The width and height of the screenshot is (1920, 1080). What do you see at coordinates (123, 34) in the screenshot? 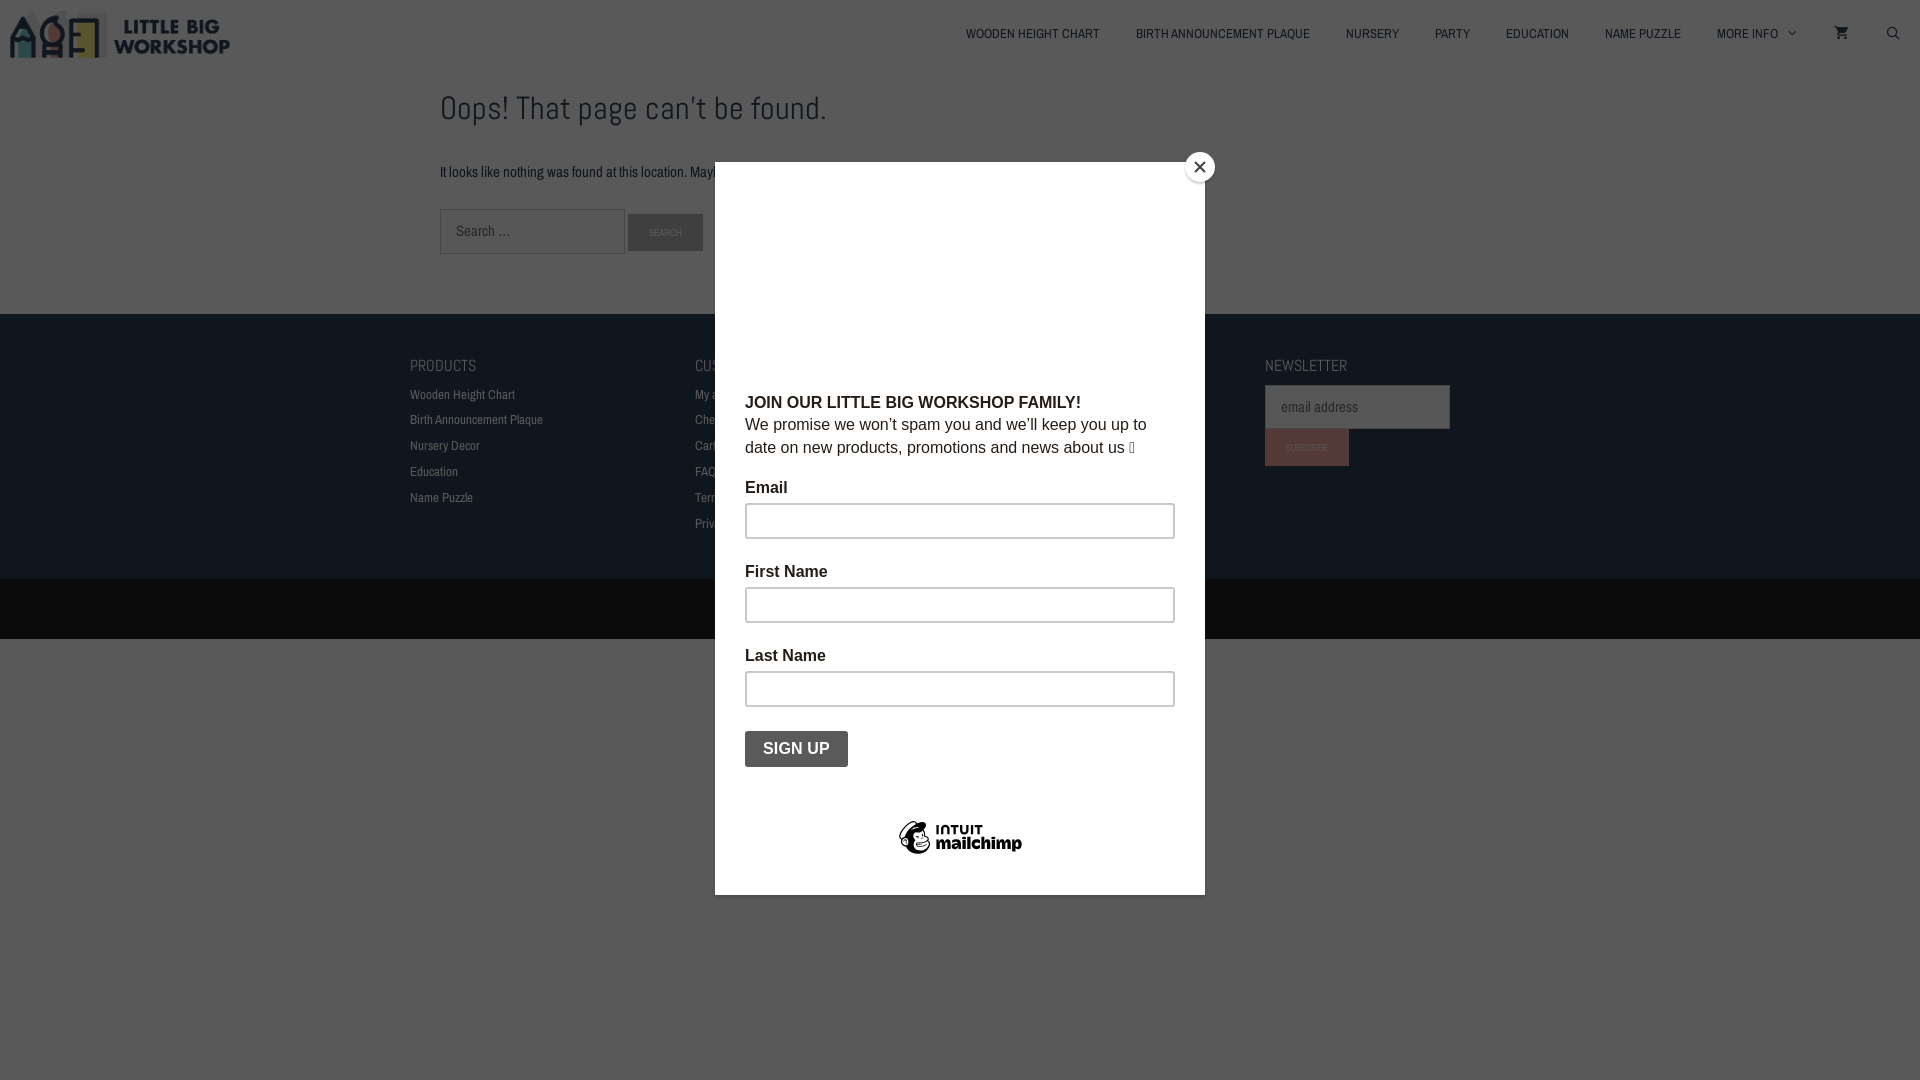
I see `'Little Big Workshop'` at bounding box center [123, 34].